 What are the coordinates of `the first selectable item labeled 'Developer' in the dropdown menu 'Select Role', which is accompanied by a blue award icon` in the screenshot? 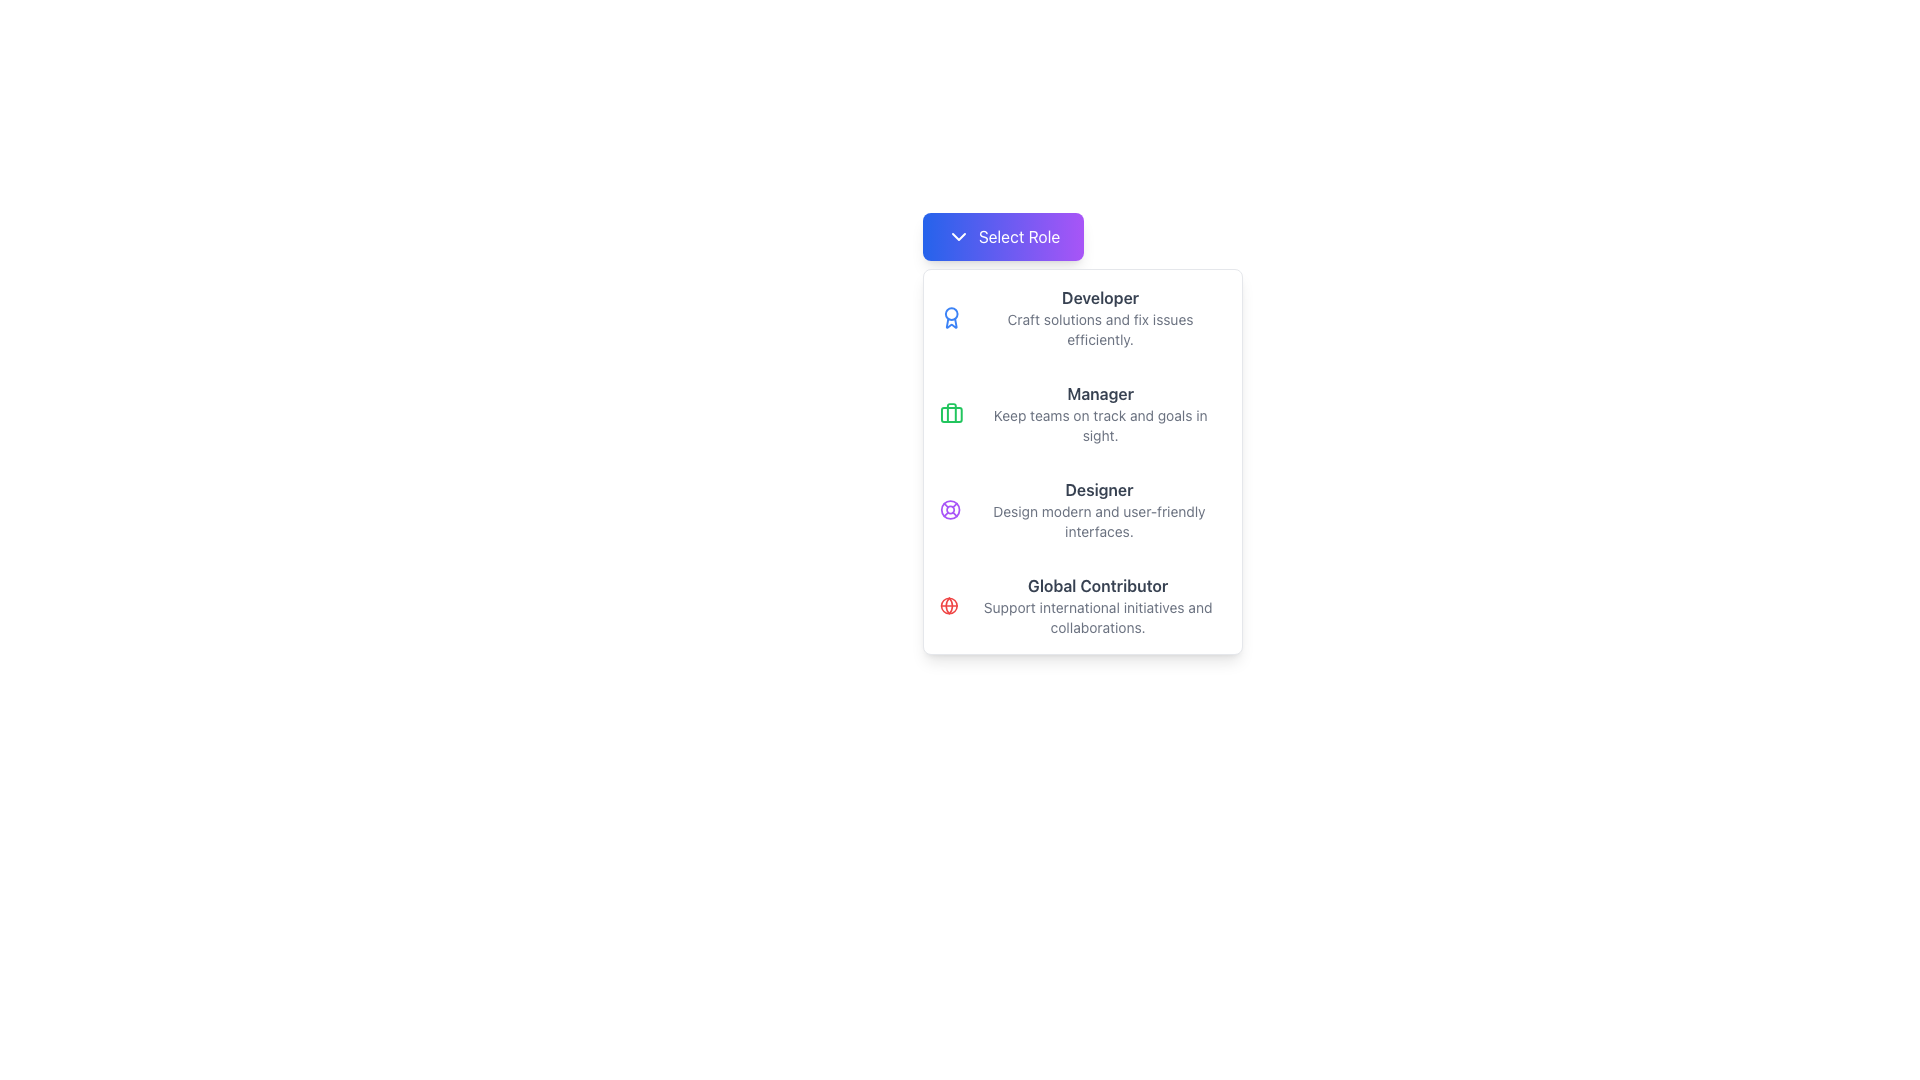 It's located at (1081, 316).